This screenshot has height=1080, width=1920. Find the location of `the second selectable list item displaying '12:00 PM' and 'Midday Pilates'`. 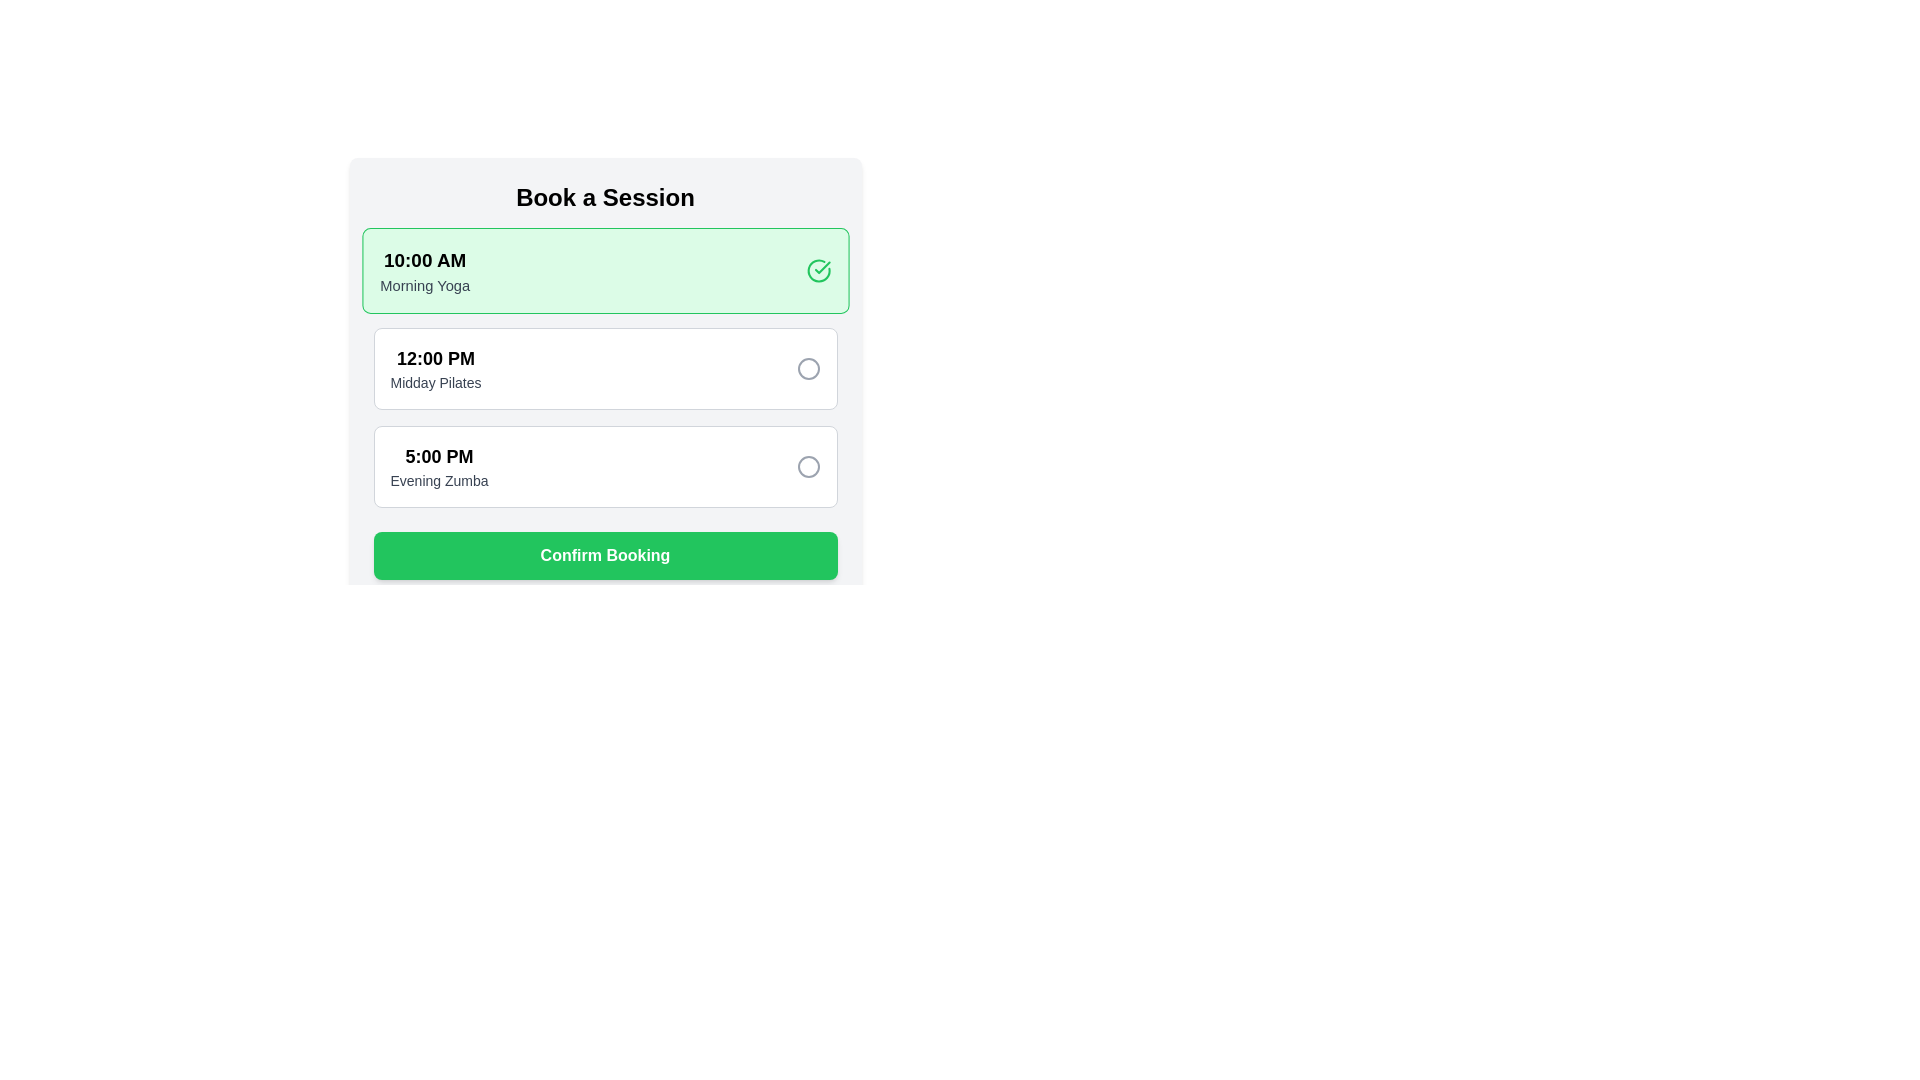

the second selectable list item displaying '12:00 PM' and 'Midday Pilates' is located at coordinates (604, 381).